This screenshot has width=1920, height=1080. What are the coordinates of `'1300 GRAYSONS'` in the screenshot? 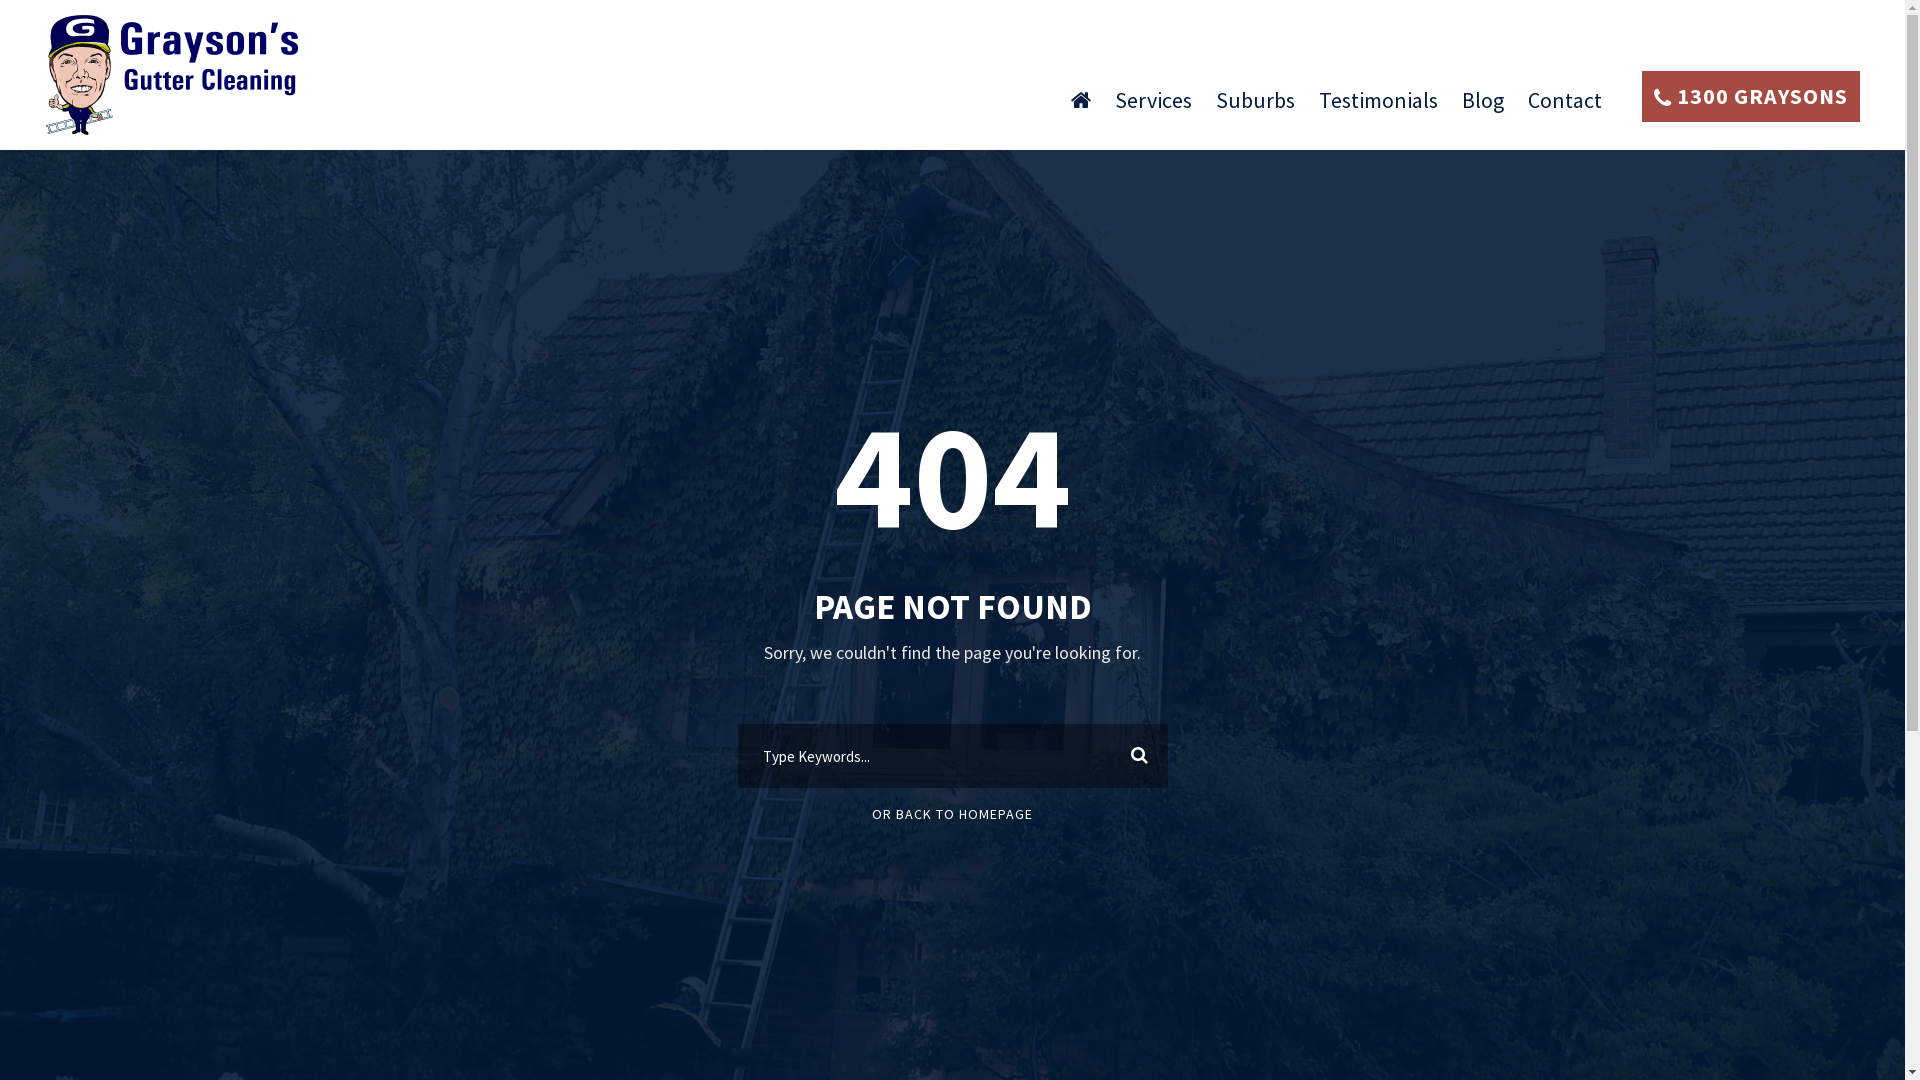 It's located at (1641, 96).